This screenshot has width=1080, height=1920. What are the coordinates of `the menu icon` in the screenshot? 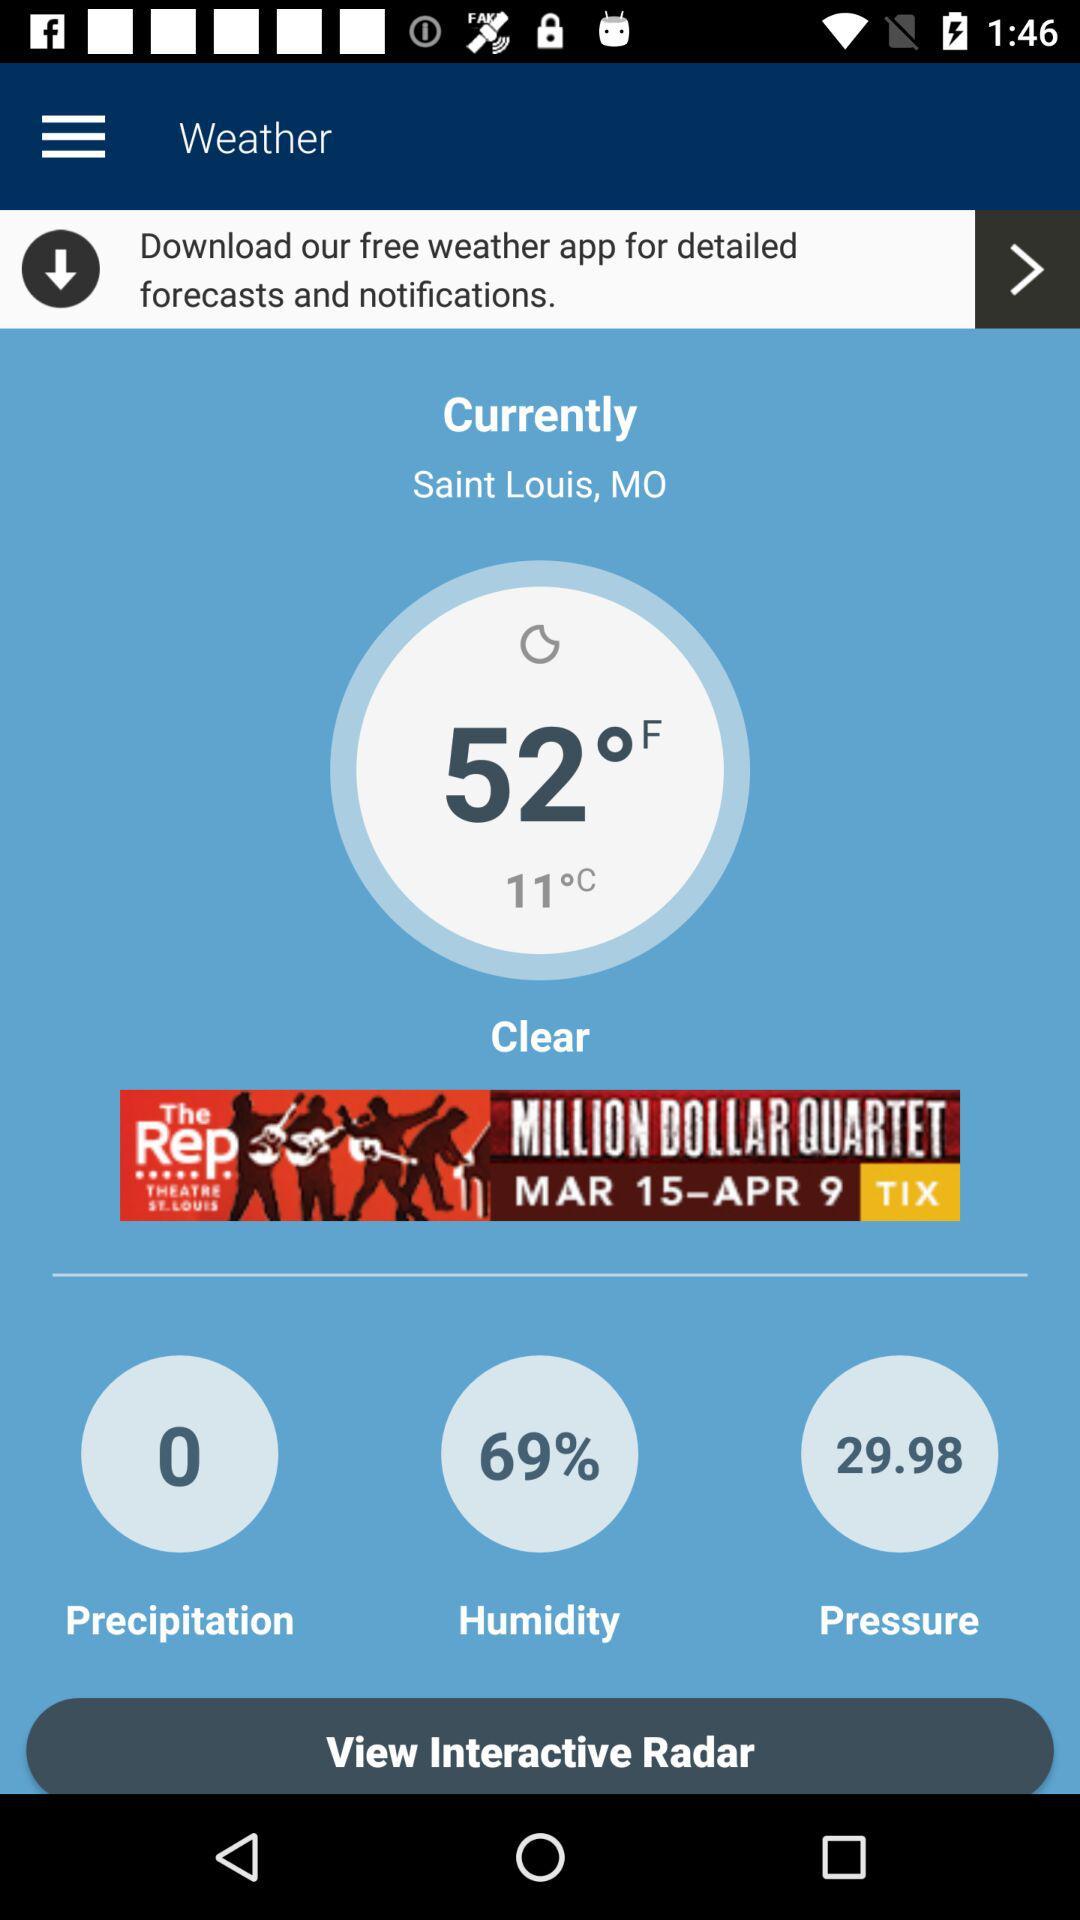 It's located at (72, 135).